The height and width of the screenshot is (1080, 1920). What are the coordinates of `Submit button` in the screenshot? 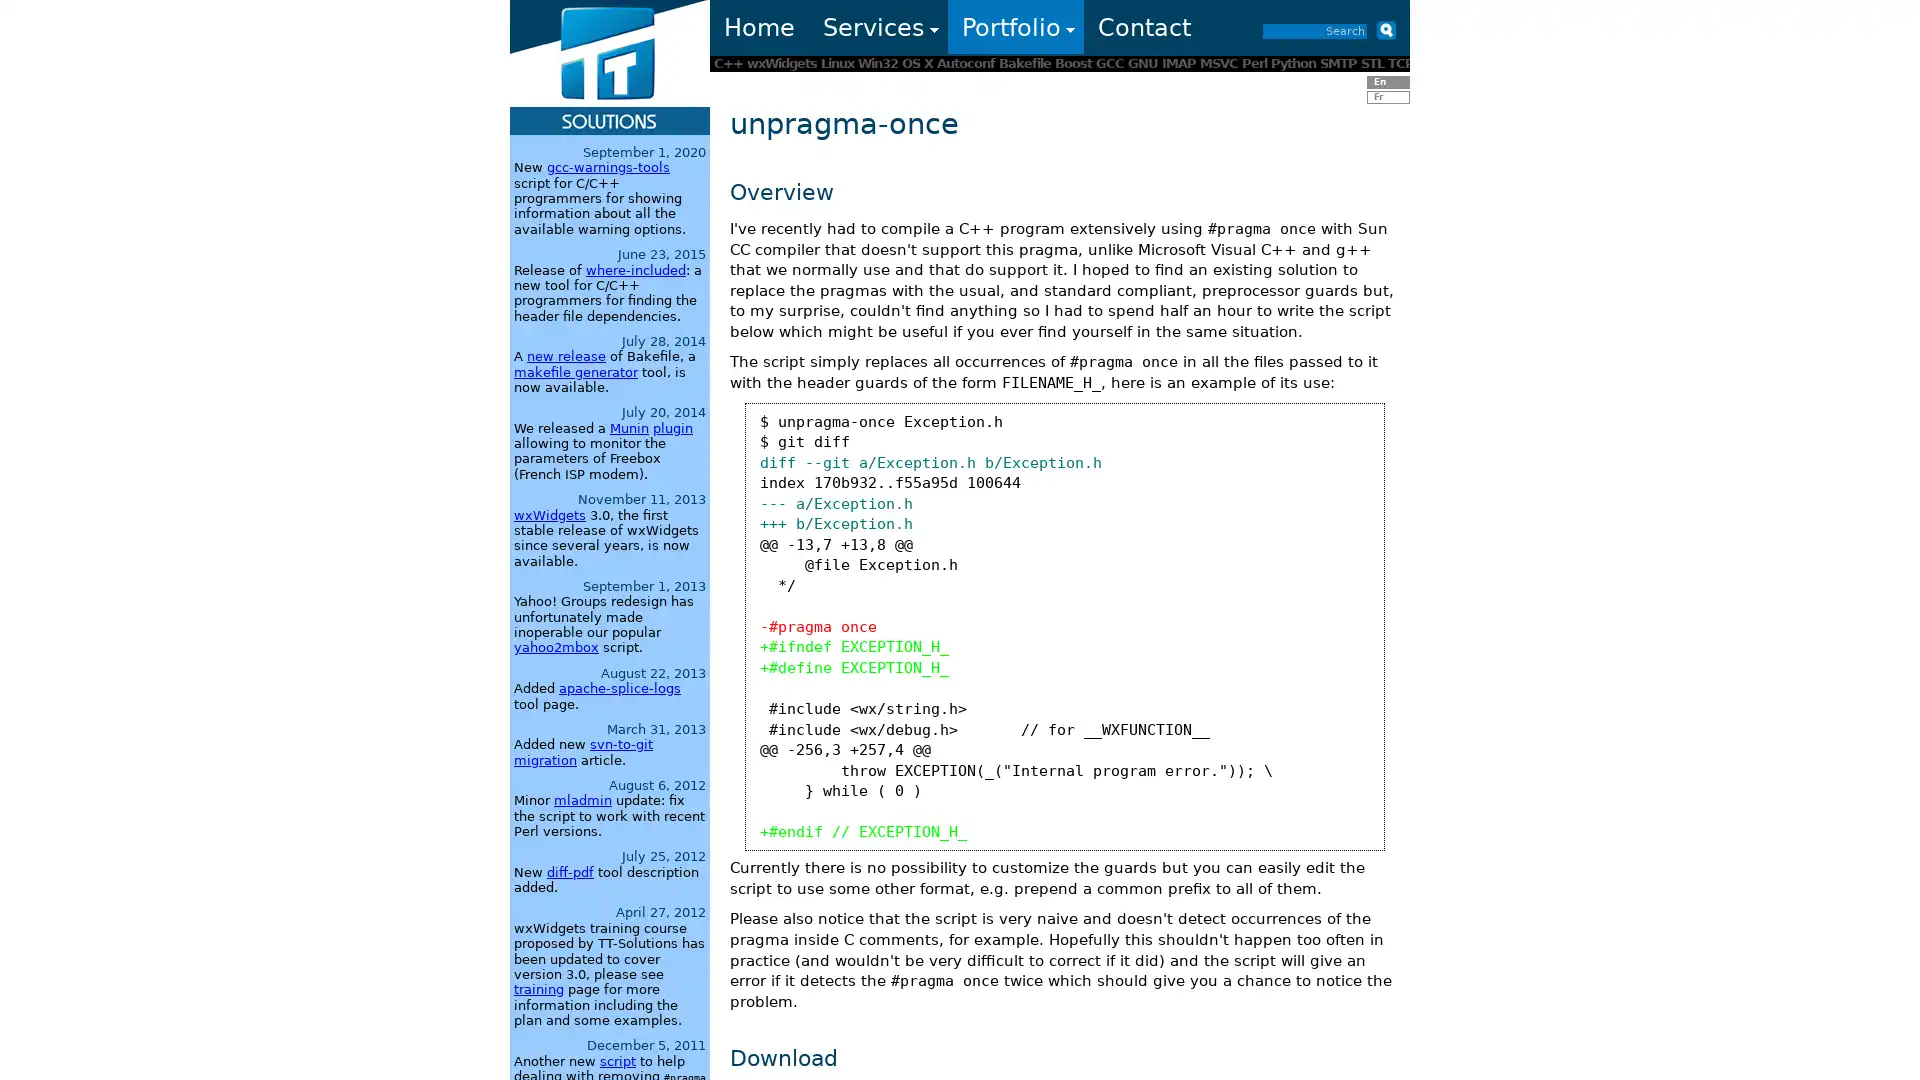 It's located at (1385, 30).